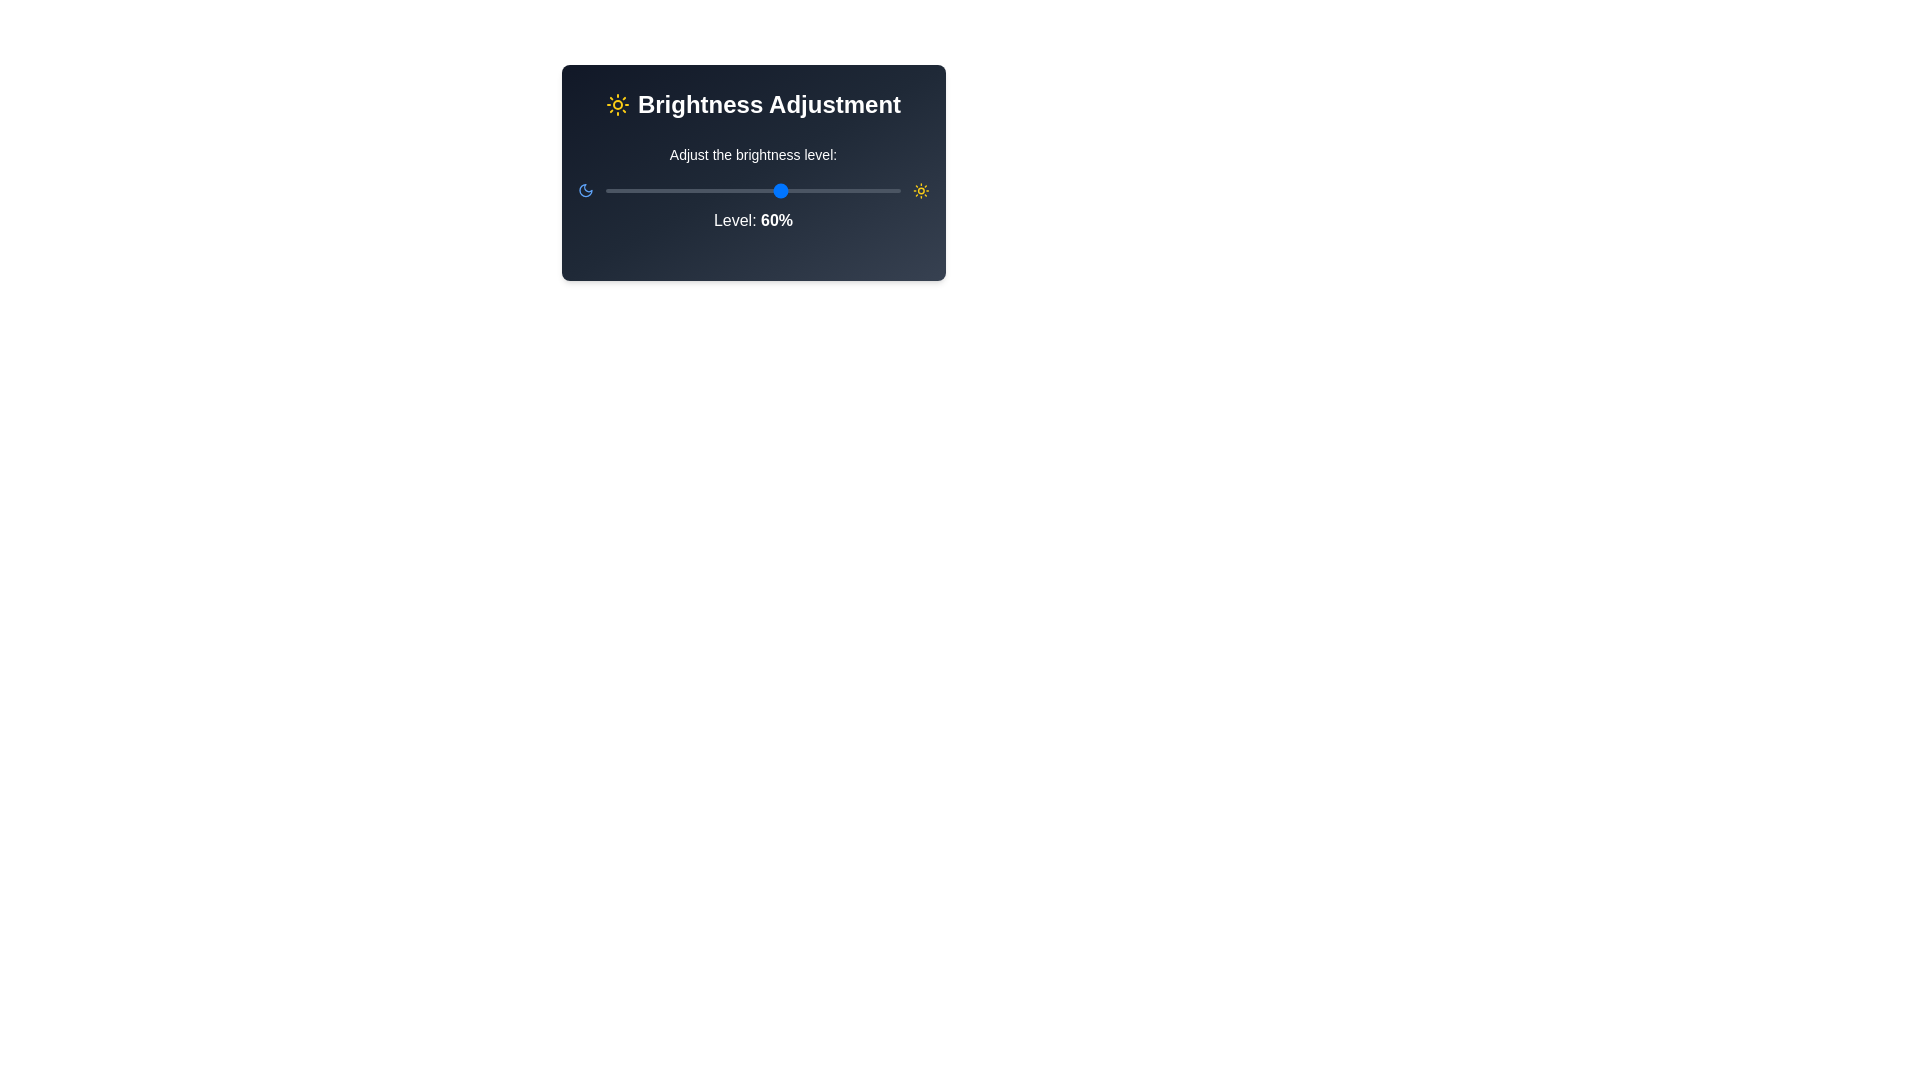  What do you see at coordinates (893, 191) in the screenshot?
I see `the brightness level` at bounding box center [893, 191].